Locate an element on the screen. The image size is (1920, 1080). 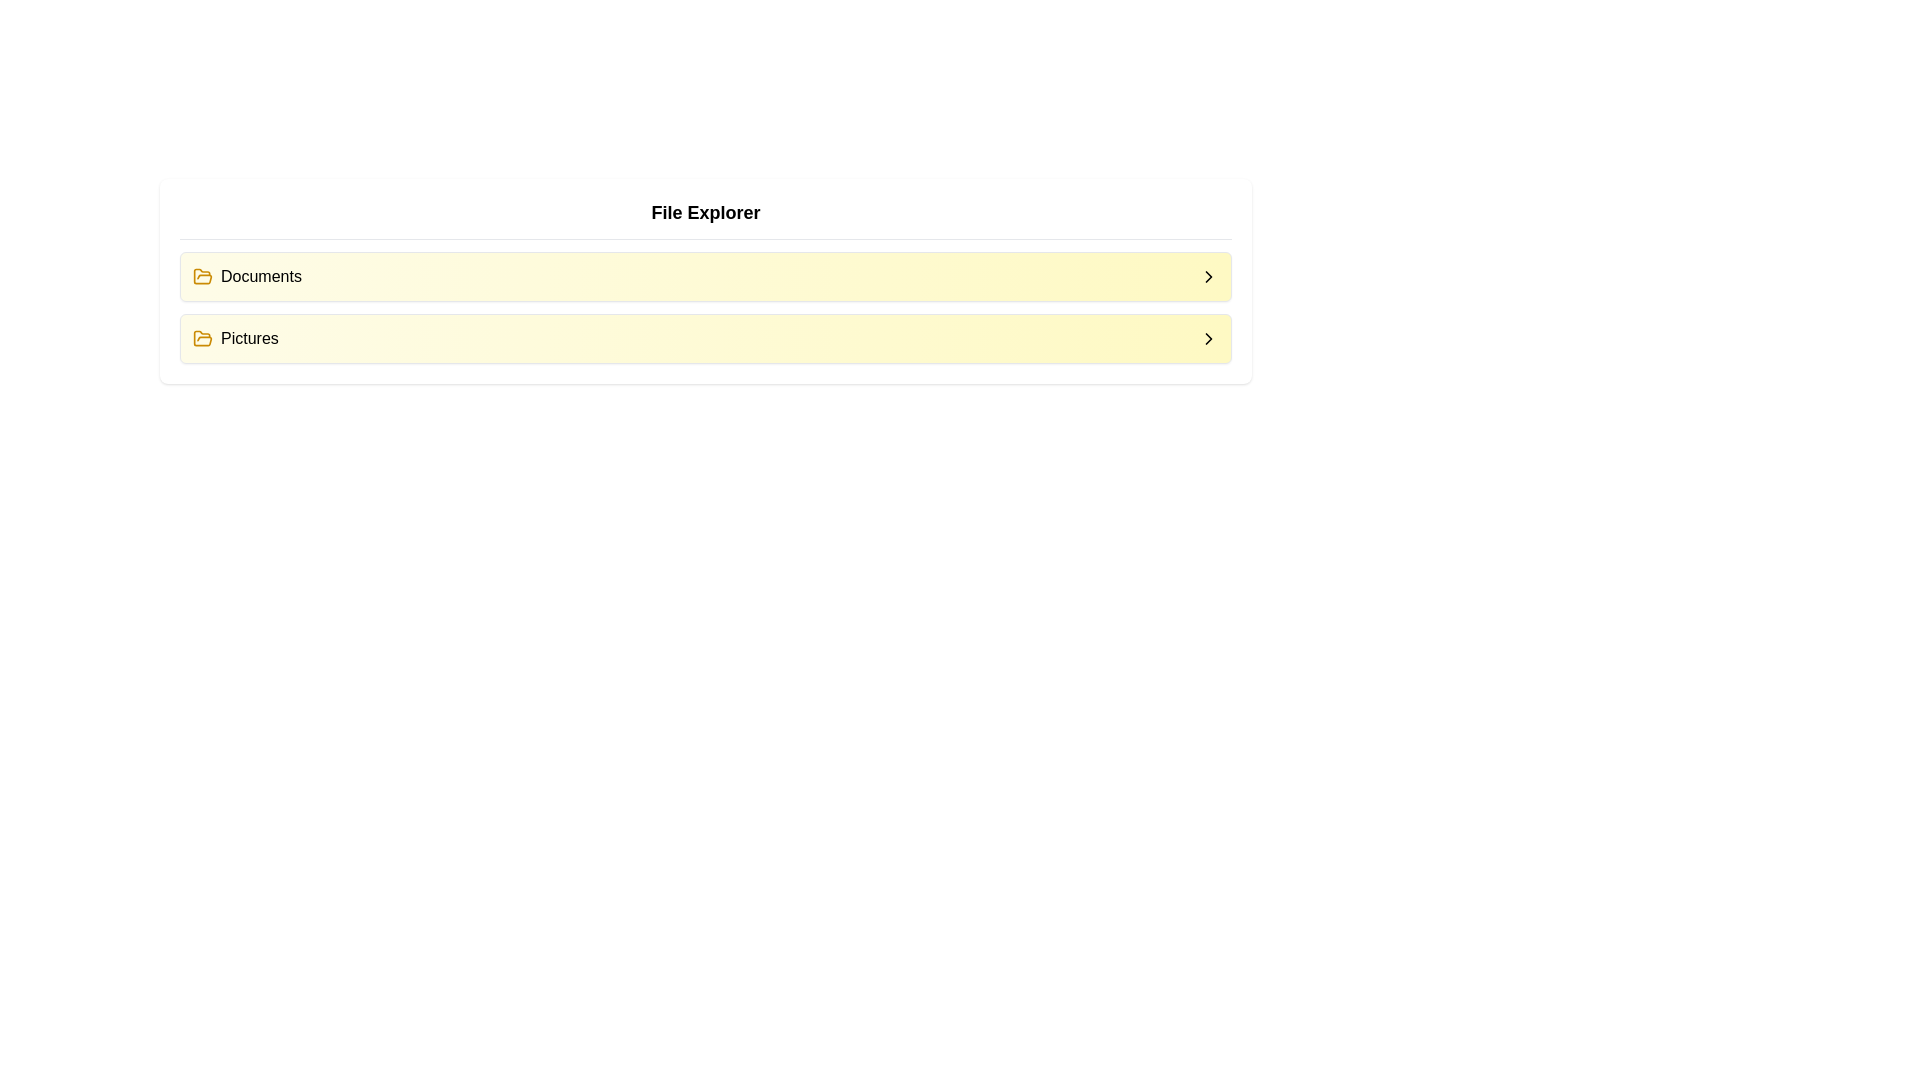
the icon located on the right side of the 'Documents' entry is located at coordinates (1208, 277).